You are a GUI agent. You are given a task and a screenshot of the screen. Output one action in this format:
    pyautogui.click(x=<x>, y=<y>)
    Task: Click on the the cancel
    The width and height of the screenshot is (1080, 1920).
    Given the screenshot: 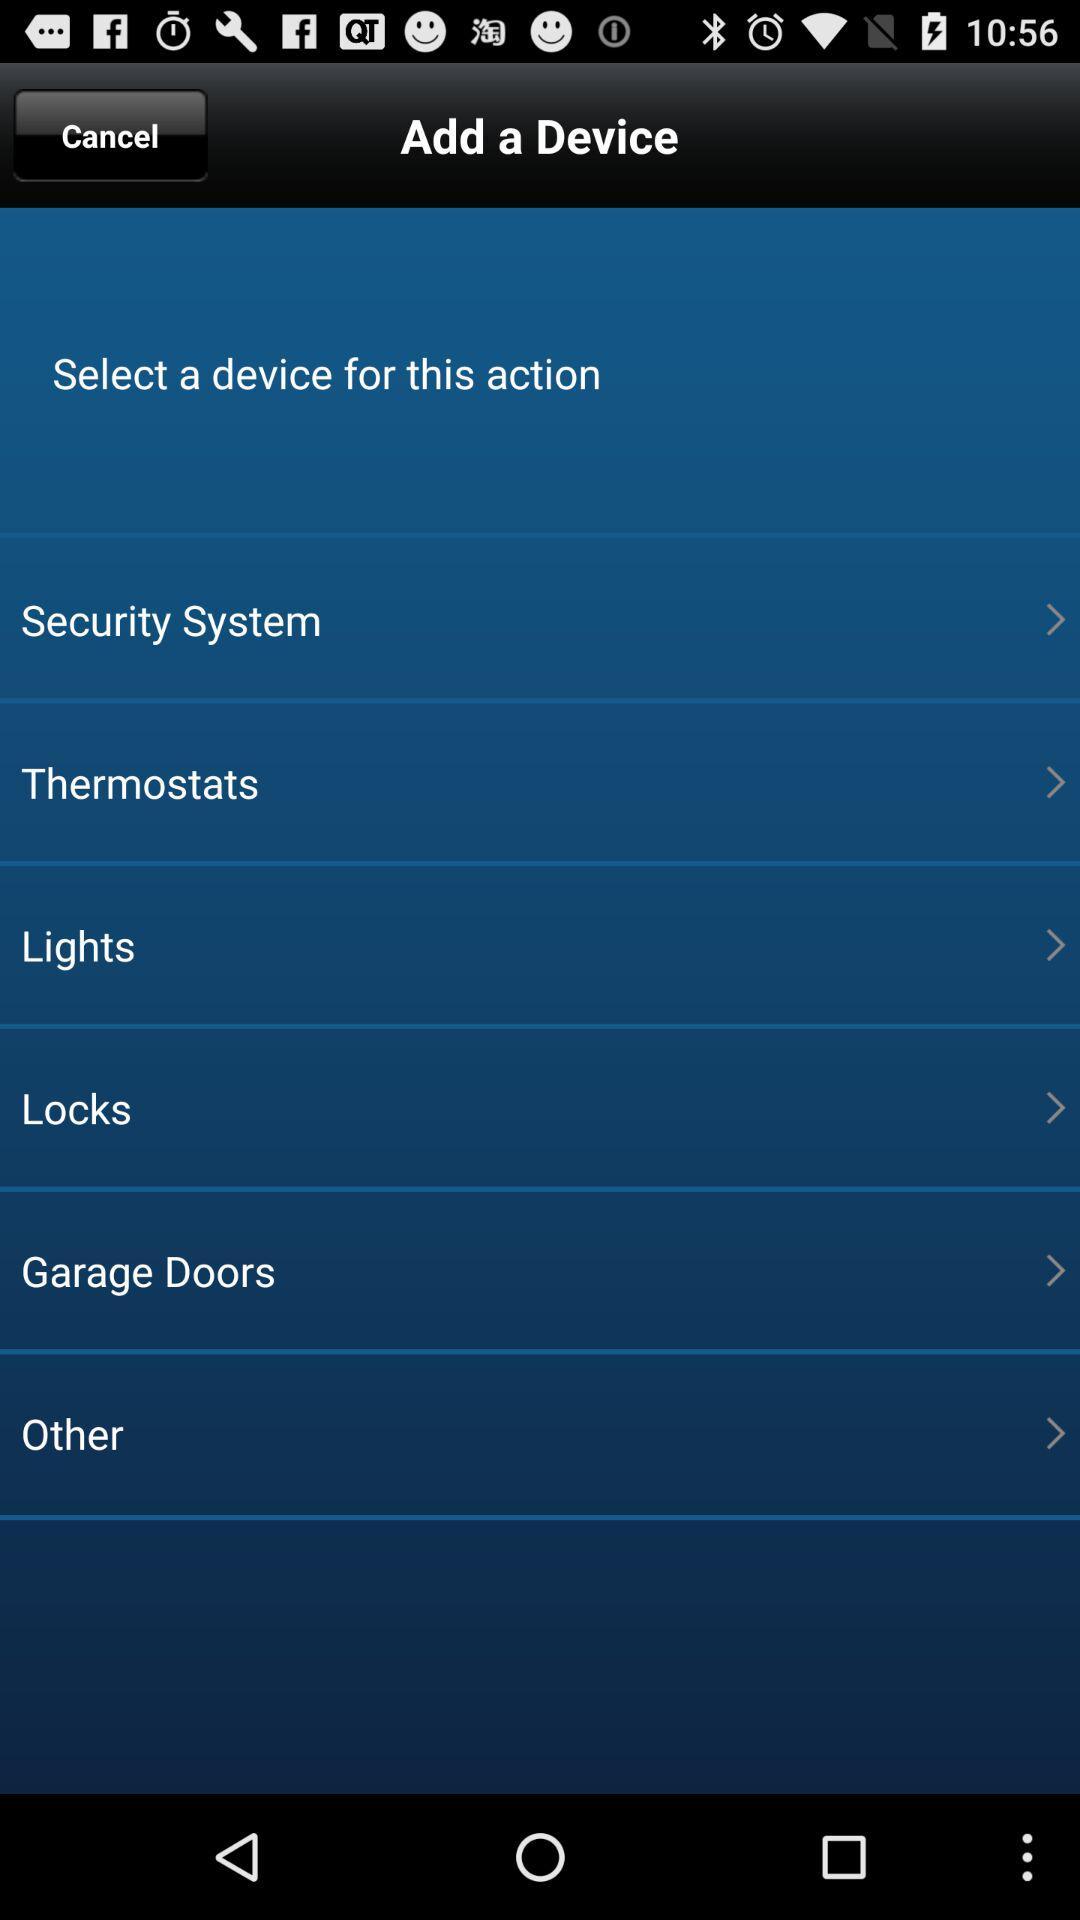 What is the action you would take?
    pyautogui.click(x=110, y=134)
    